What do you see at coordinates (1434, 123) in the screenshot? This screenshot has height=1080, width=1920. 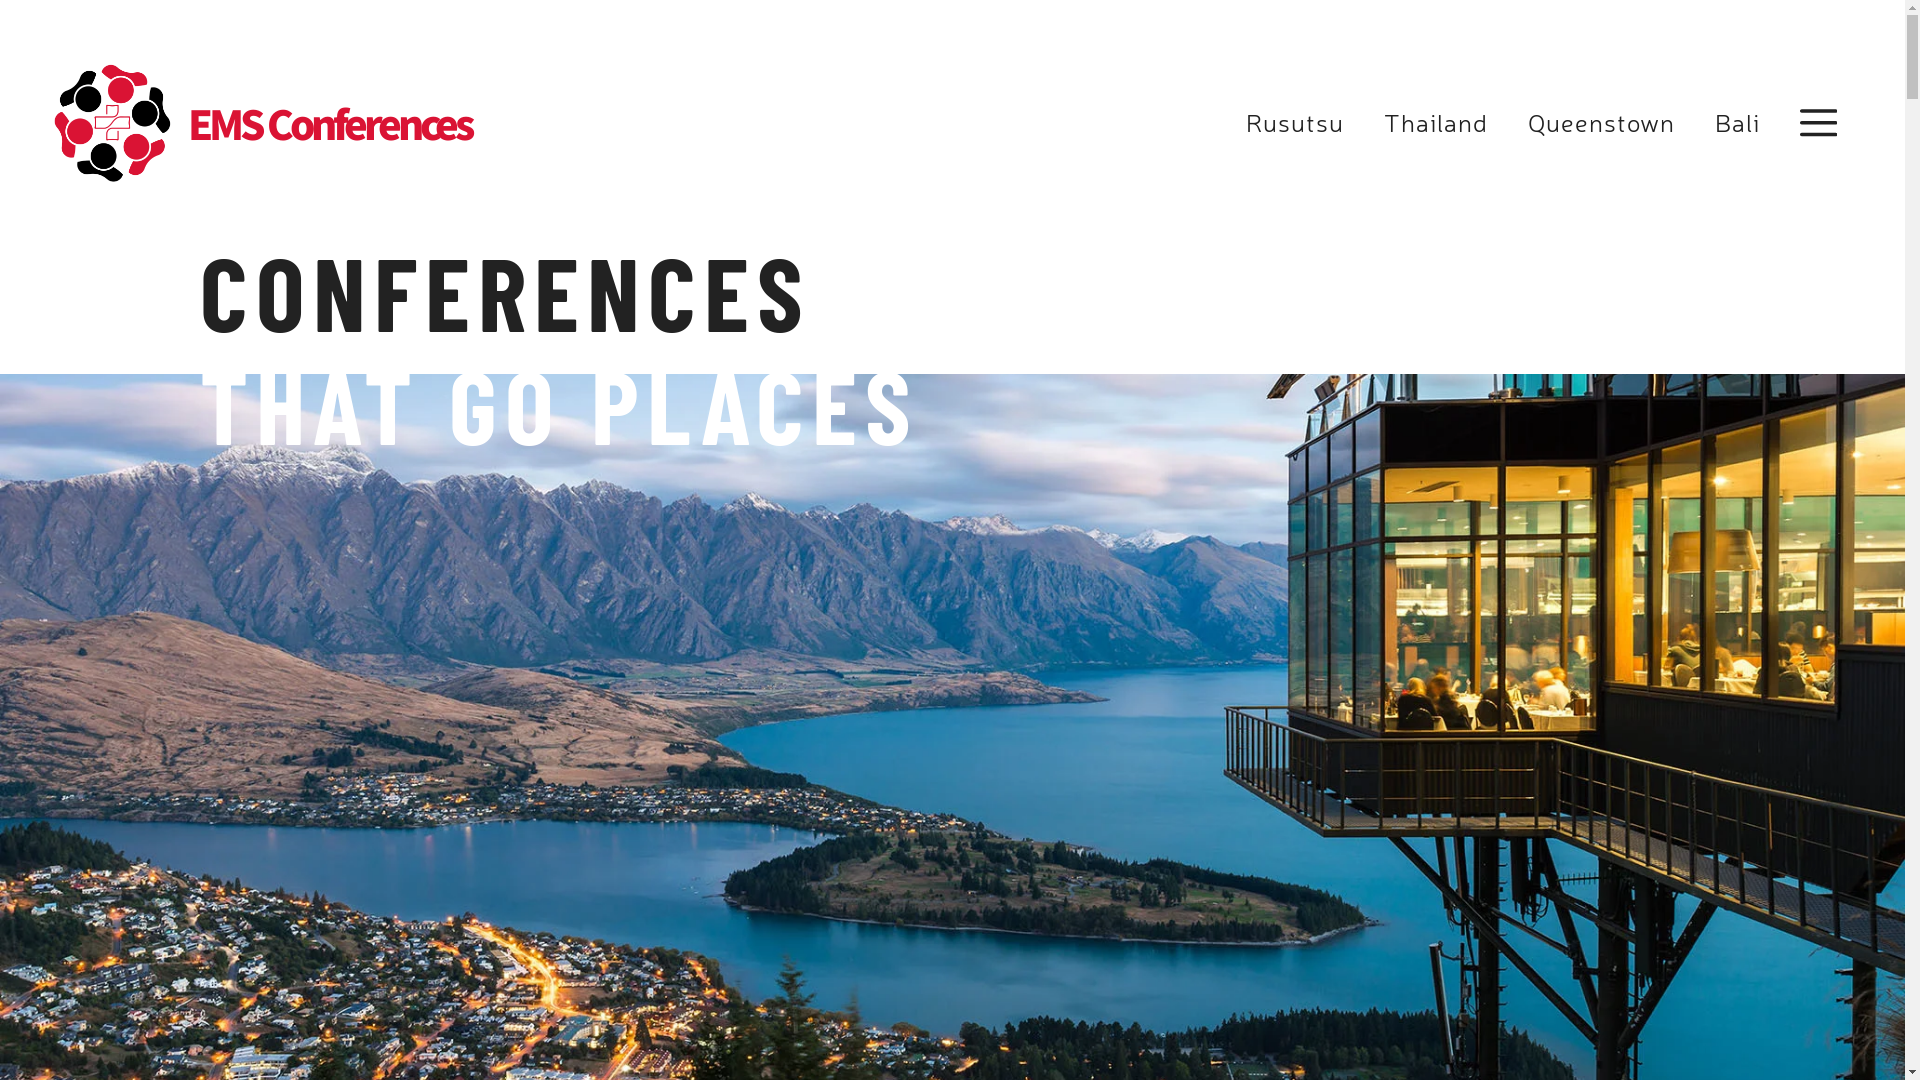 I see `'Thailand'` at bounding box center [1434, 123].